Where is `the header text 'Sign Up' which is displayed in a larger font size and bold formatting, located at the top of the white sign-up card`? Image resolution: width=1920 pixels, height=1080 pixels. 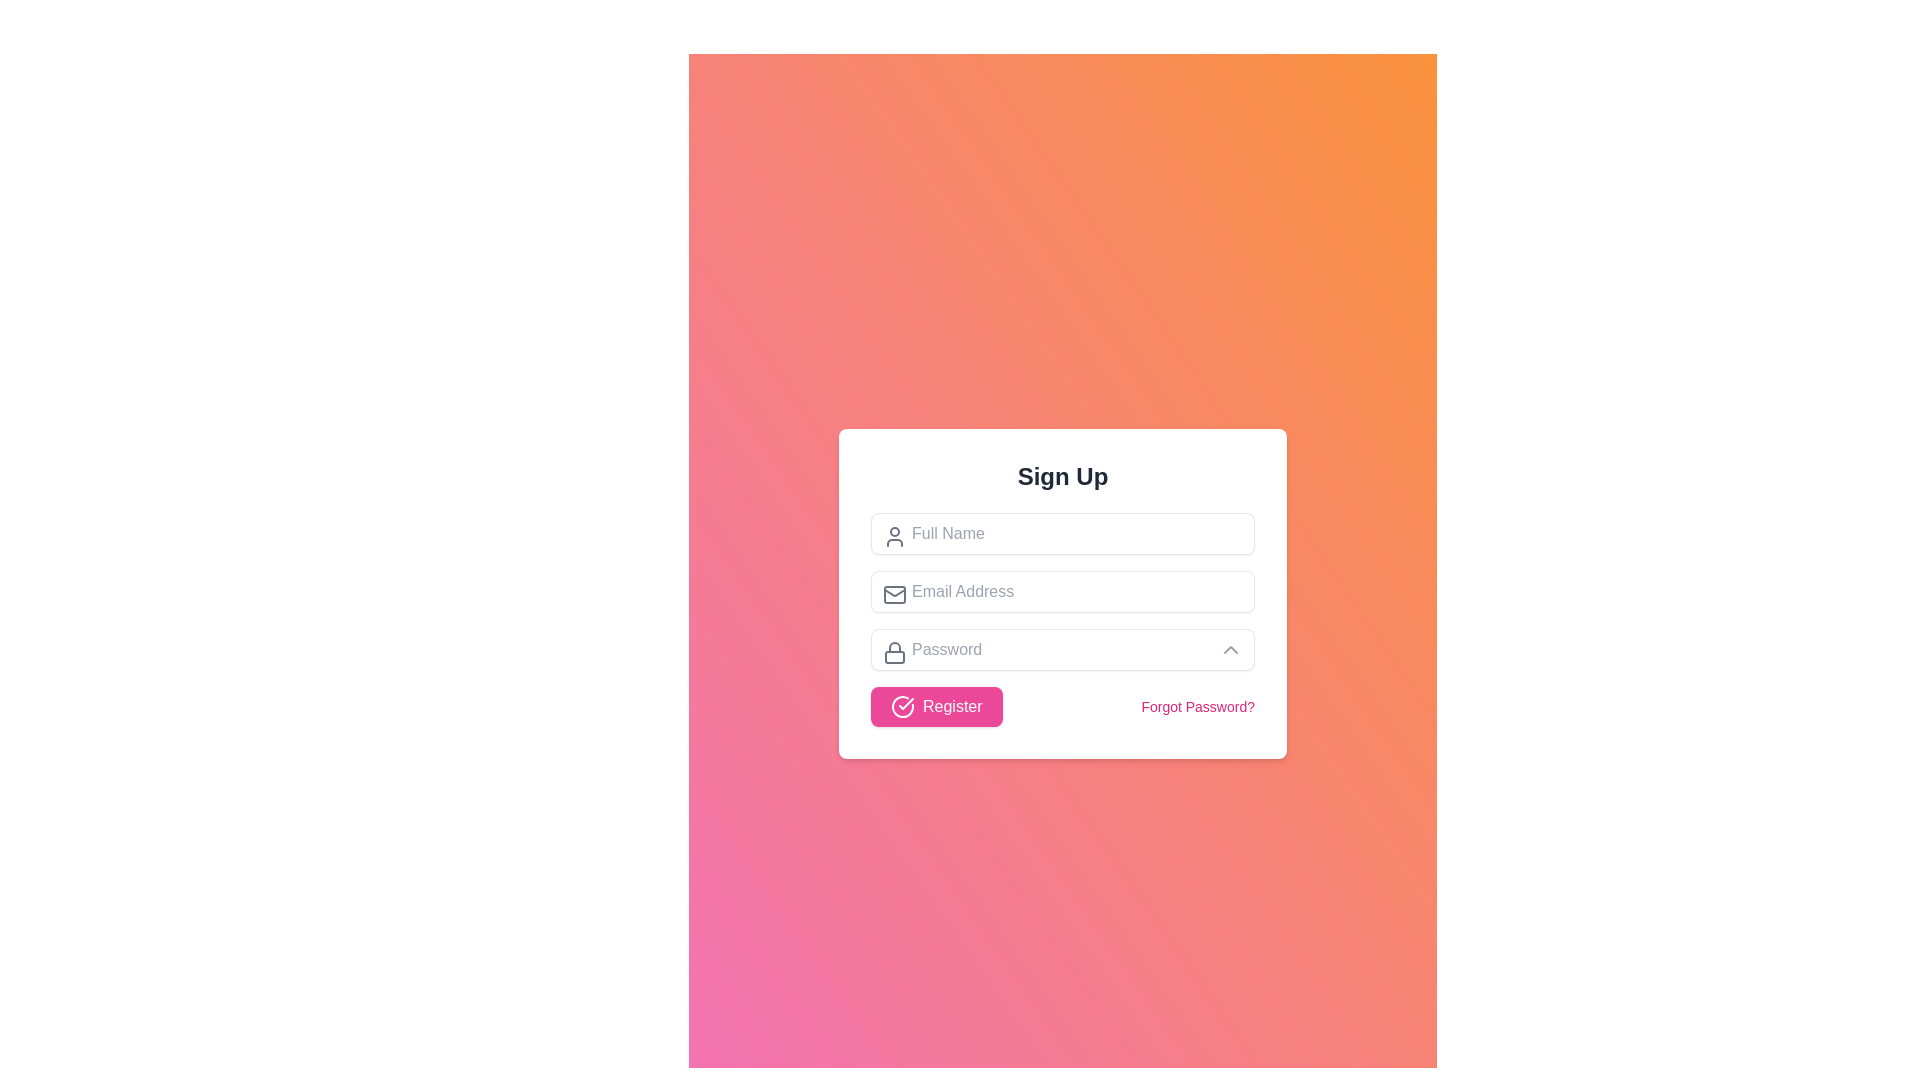
the header text 'Sign Up' which is displayed in a larger font size and bold formatting, located at the top of the white sign-up card is located at coordinates (1061, 477).